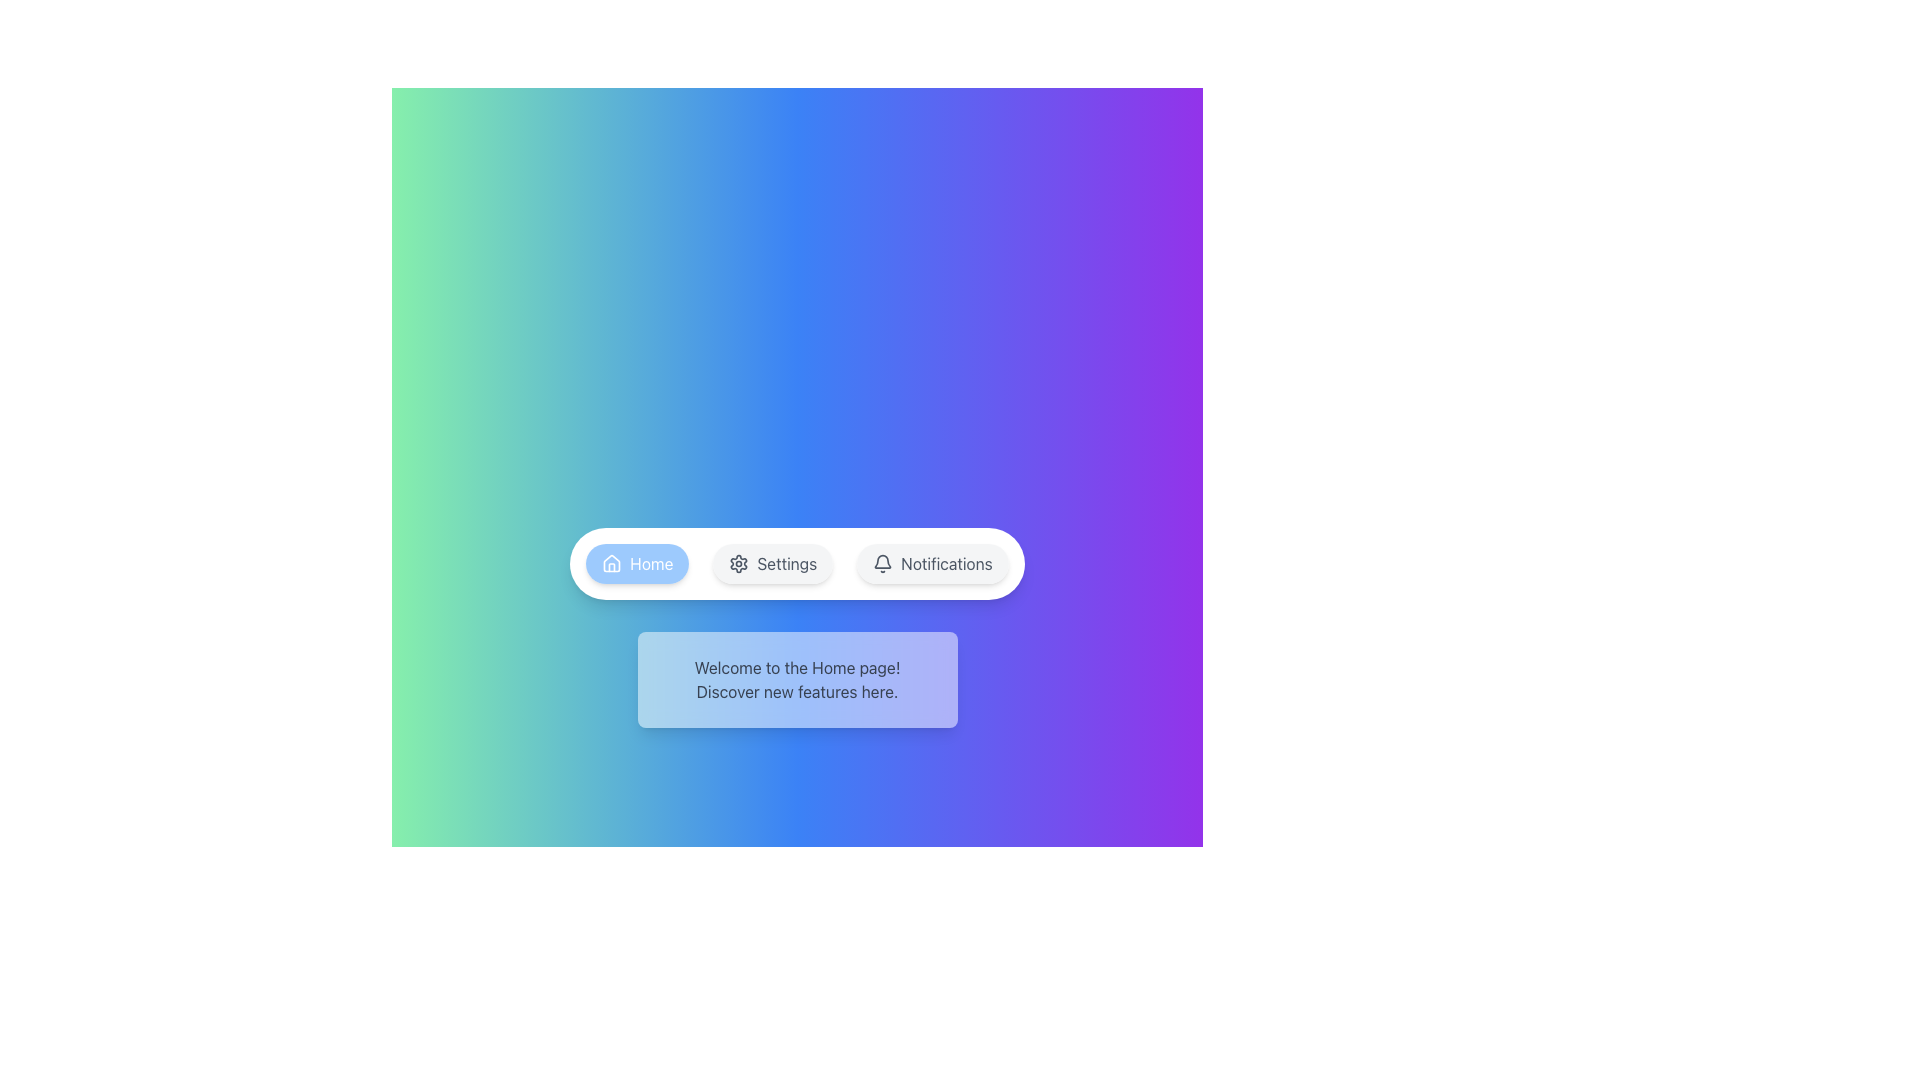 The width and height of the screenshot is (1920, 1080). I want to click on the 'Home' icon located at the leftmost part of the 'Home' button, which is contained within a rounded rectangular button, so click(611, 563).